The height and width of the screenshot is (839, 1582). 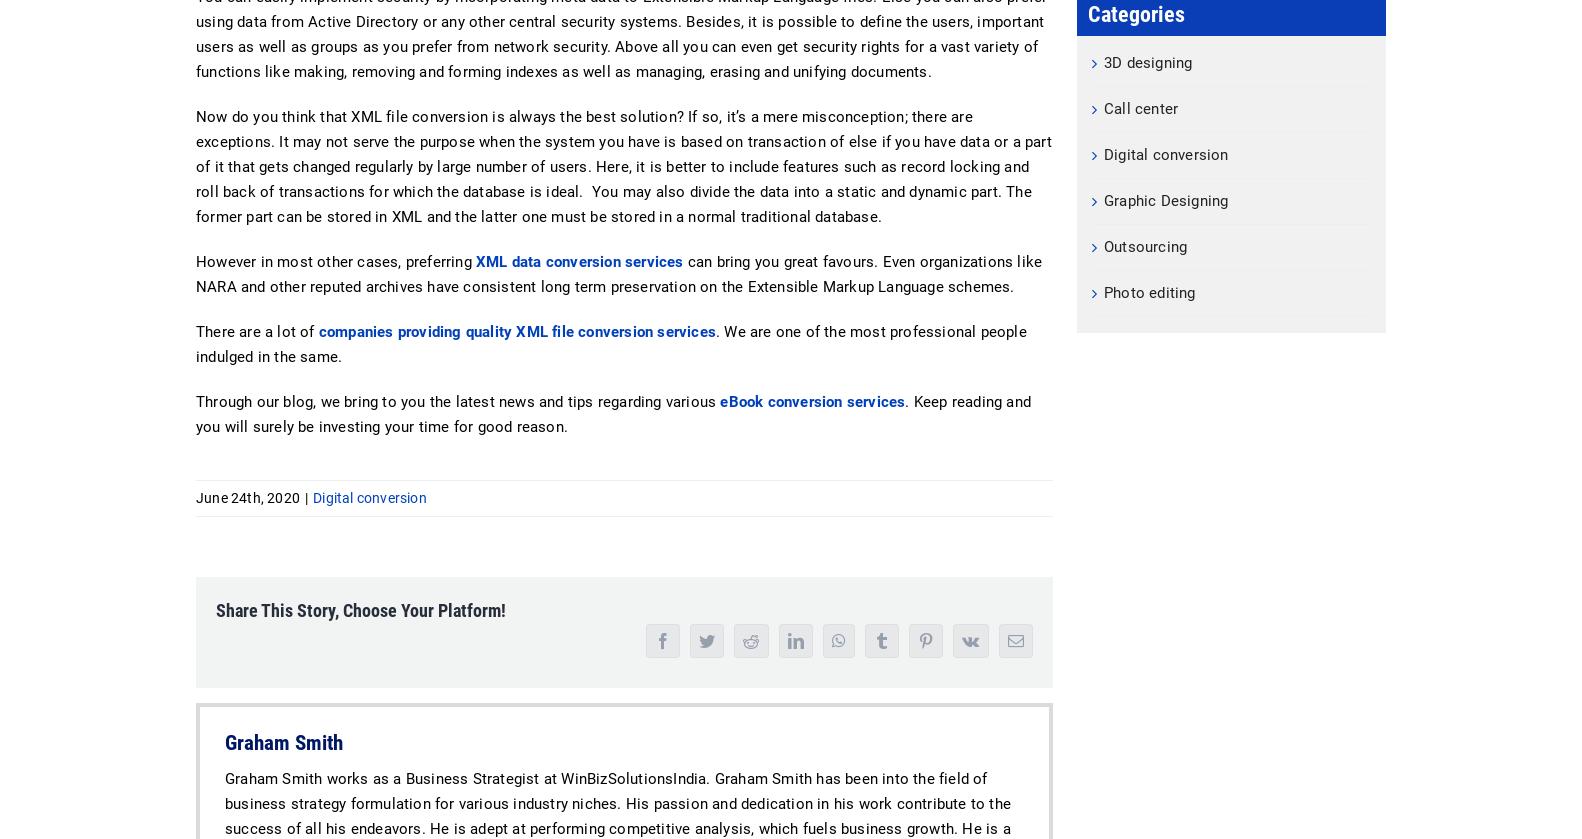 I want to click on 'can bring you great favours. Even organizations like NARA and other reputed archives have consistent long term preservation on the Extensible Markup Language schemes.', so click(x=618, y=274).